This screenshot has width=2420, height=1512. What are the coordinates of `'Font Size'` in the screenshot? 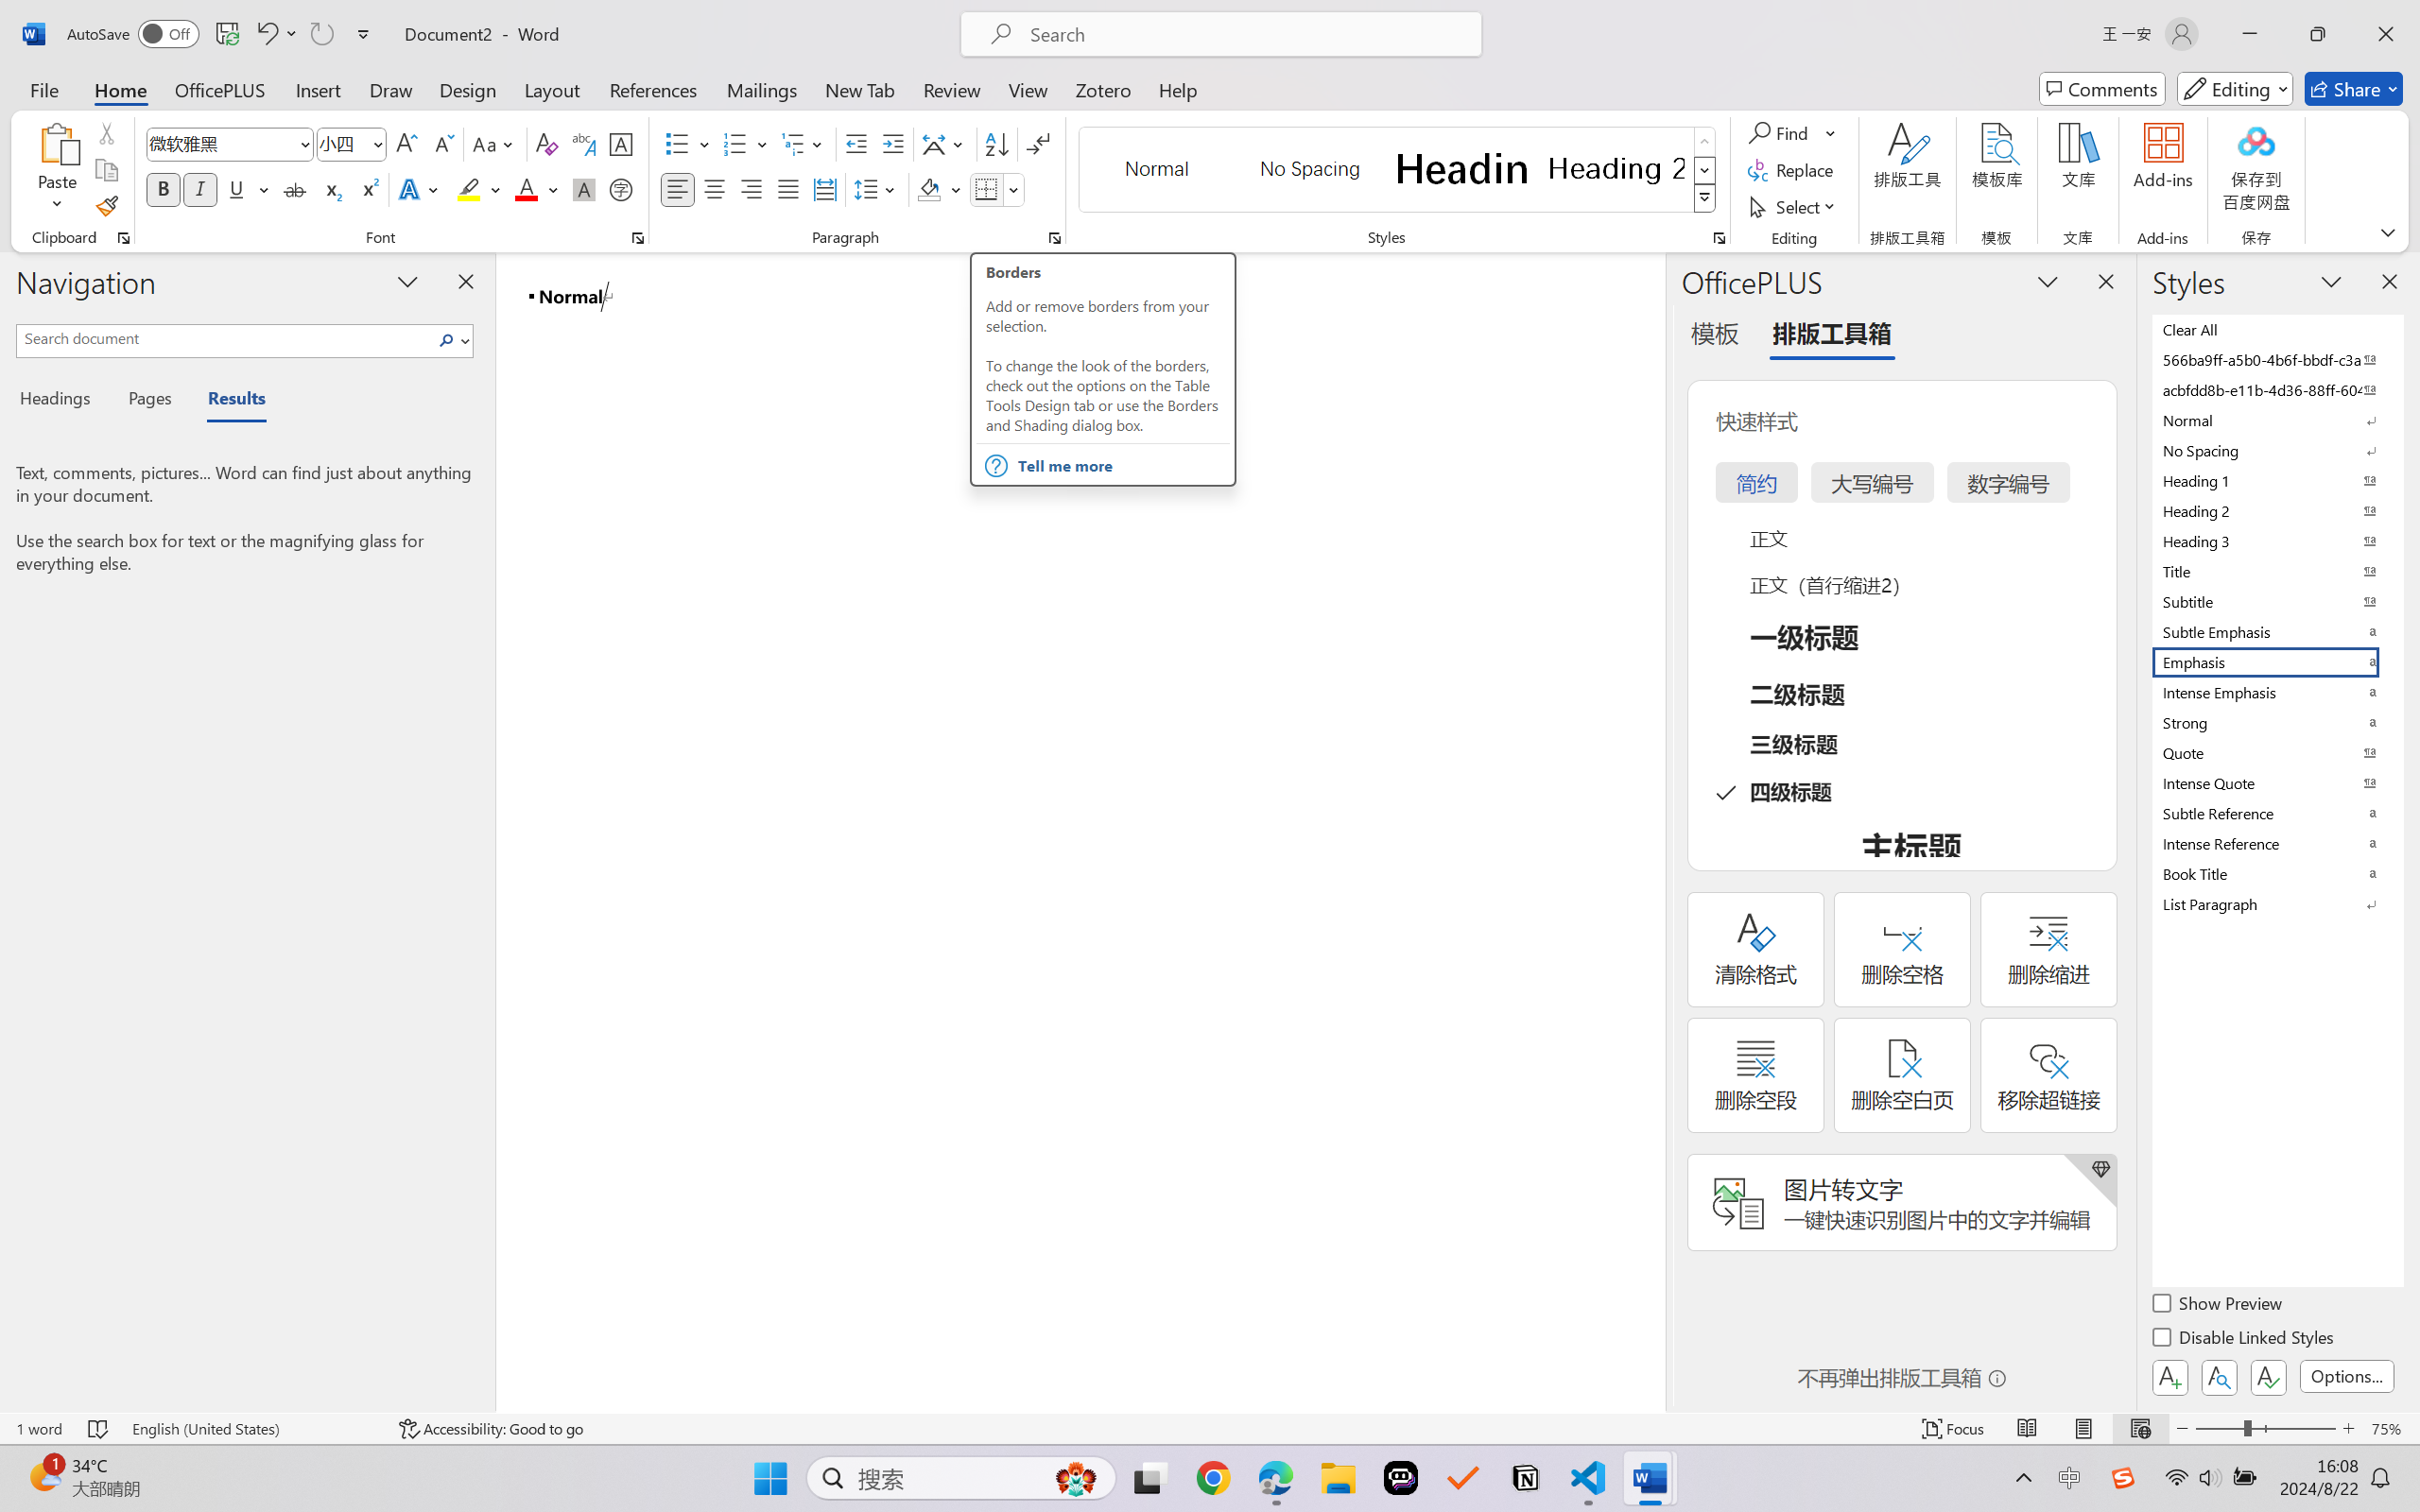 It's located at (351, 144).